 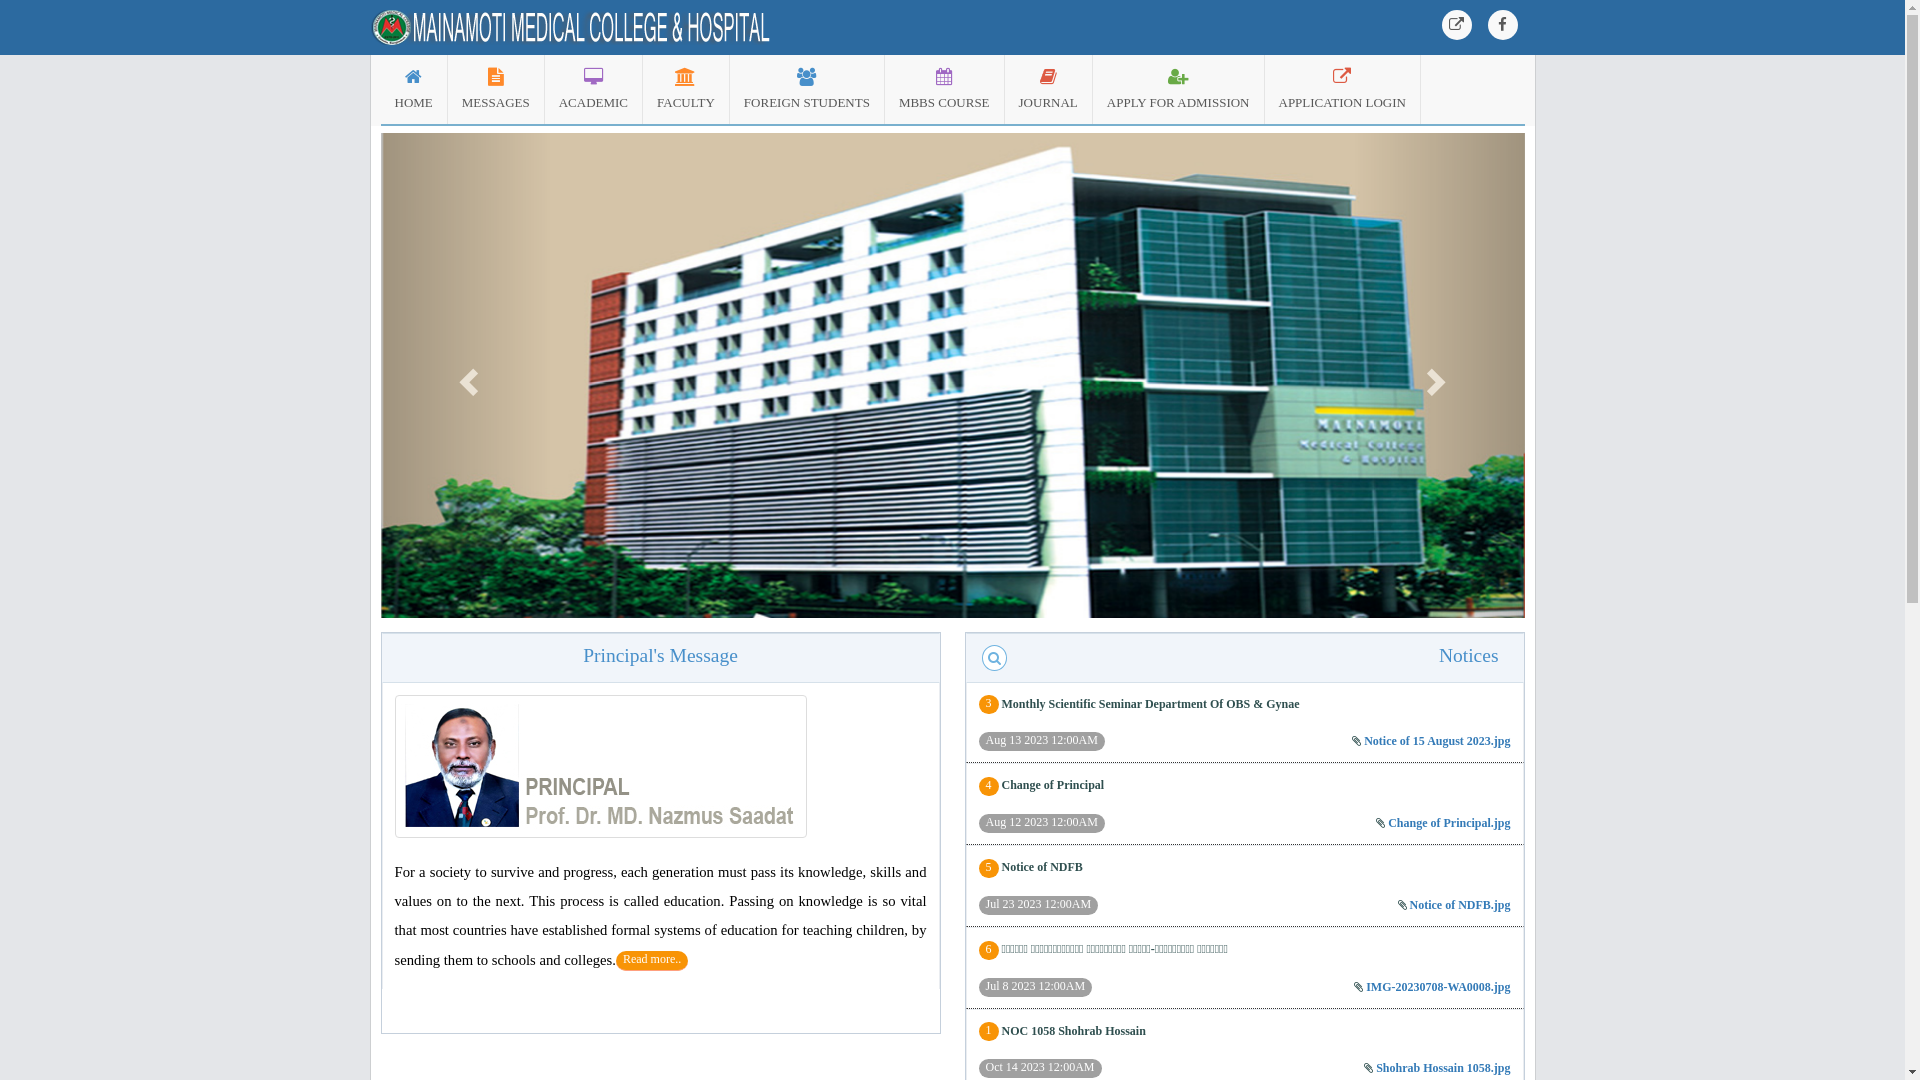 What do you see at coordinates (1386, 822) in the screenshot?
I see `'Change of Principal.jpg'` at bounding box center [1386, 822].